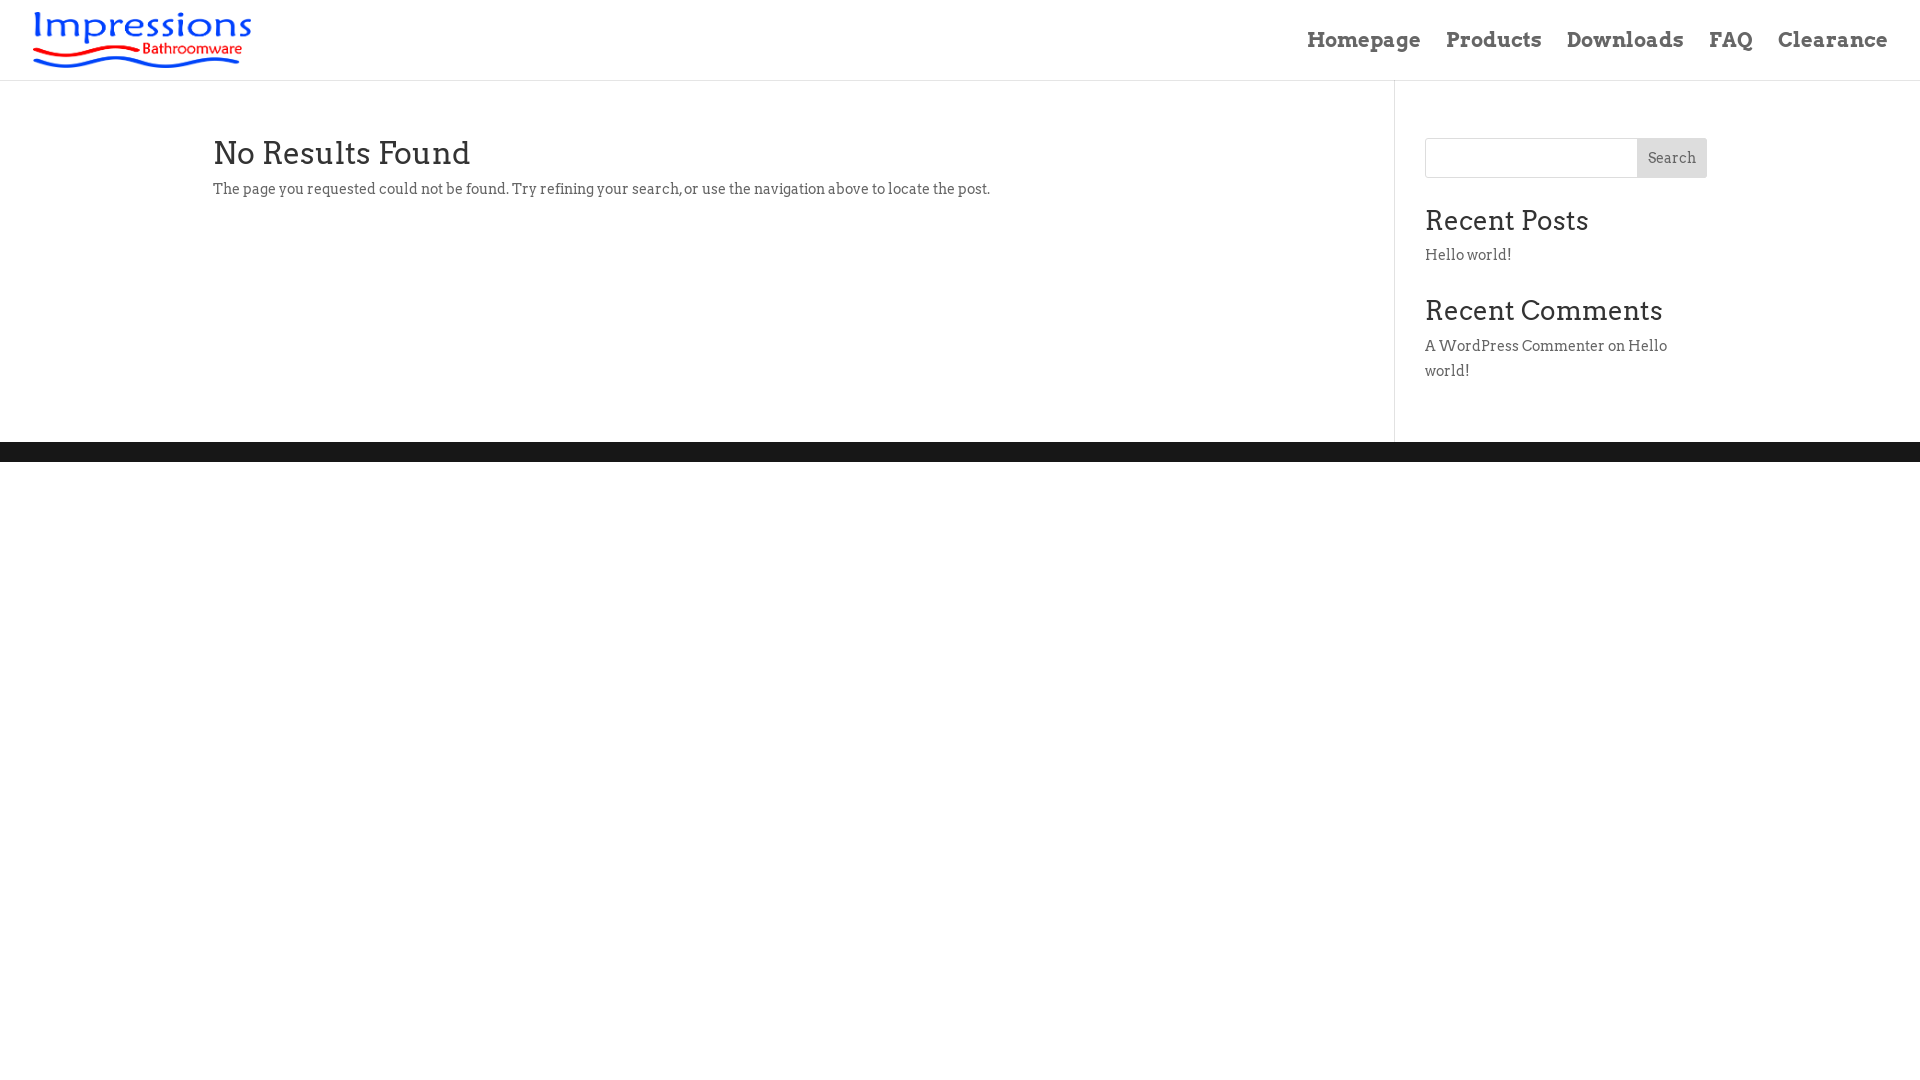 The height and width of the screenshot is (1080, 1920). What do you see at coordinates (1625, 55) in the screenshot?
I see `'Downloads'` at bounding box center [1625, 55].